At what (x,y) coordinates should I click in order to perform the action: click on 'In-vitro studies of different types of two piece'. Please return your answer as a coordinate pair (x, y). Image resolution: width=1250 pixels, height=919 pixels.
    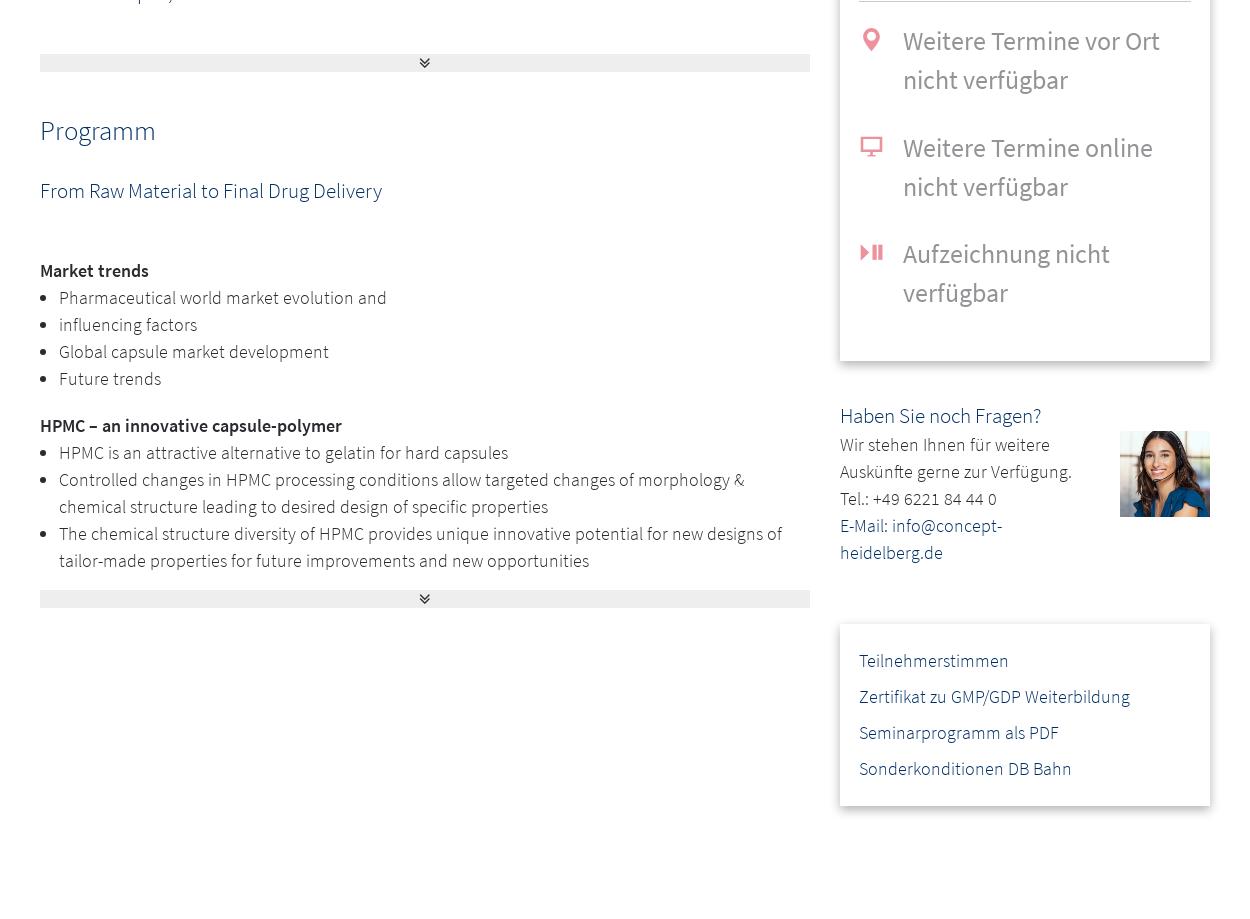
    Looking at the image, I should click on (226, 685).